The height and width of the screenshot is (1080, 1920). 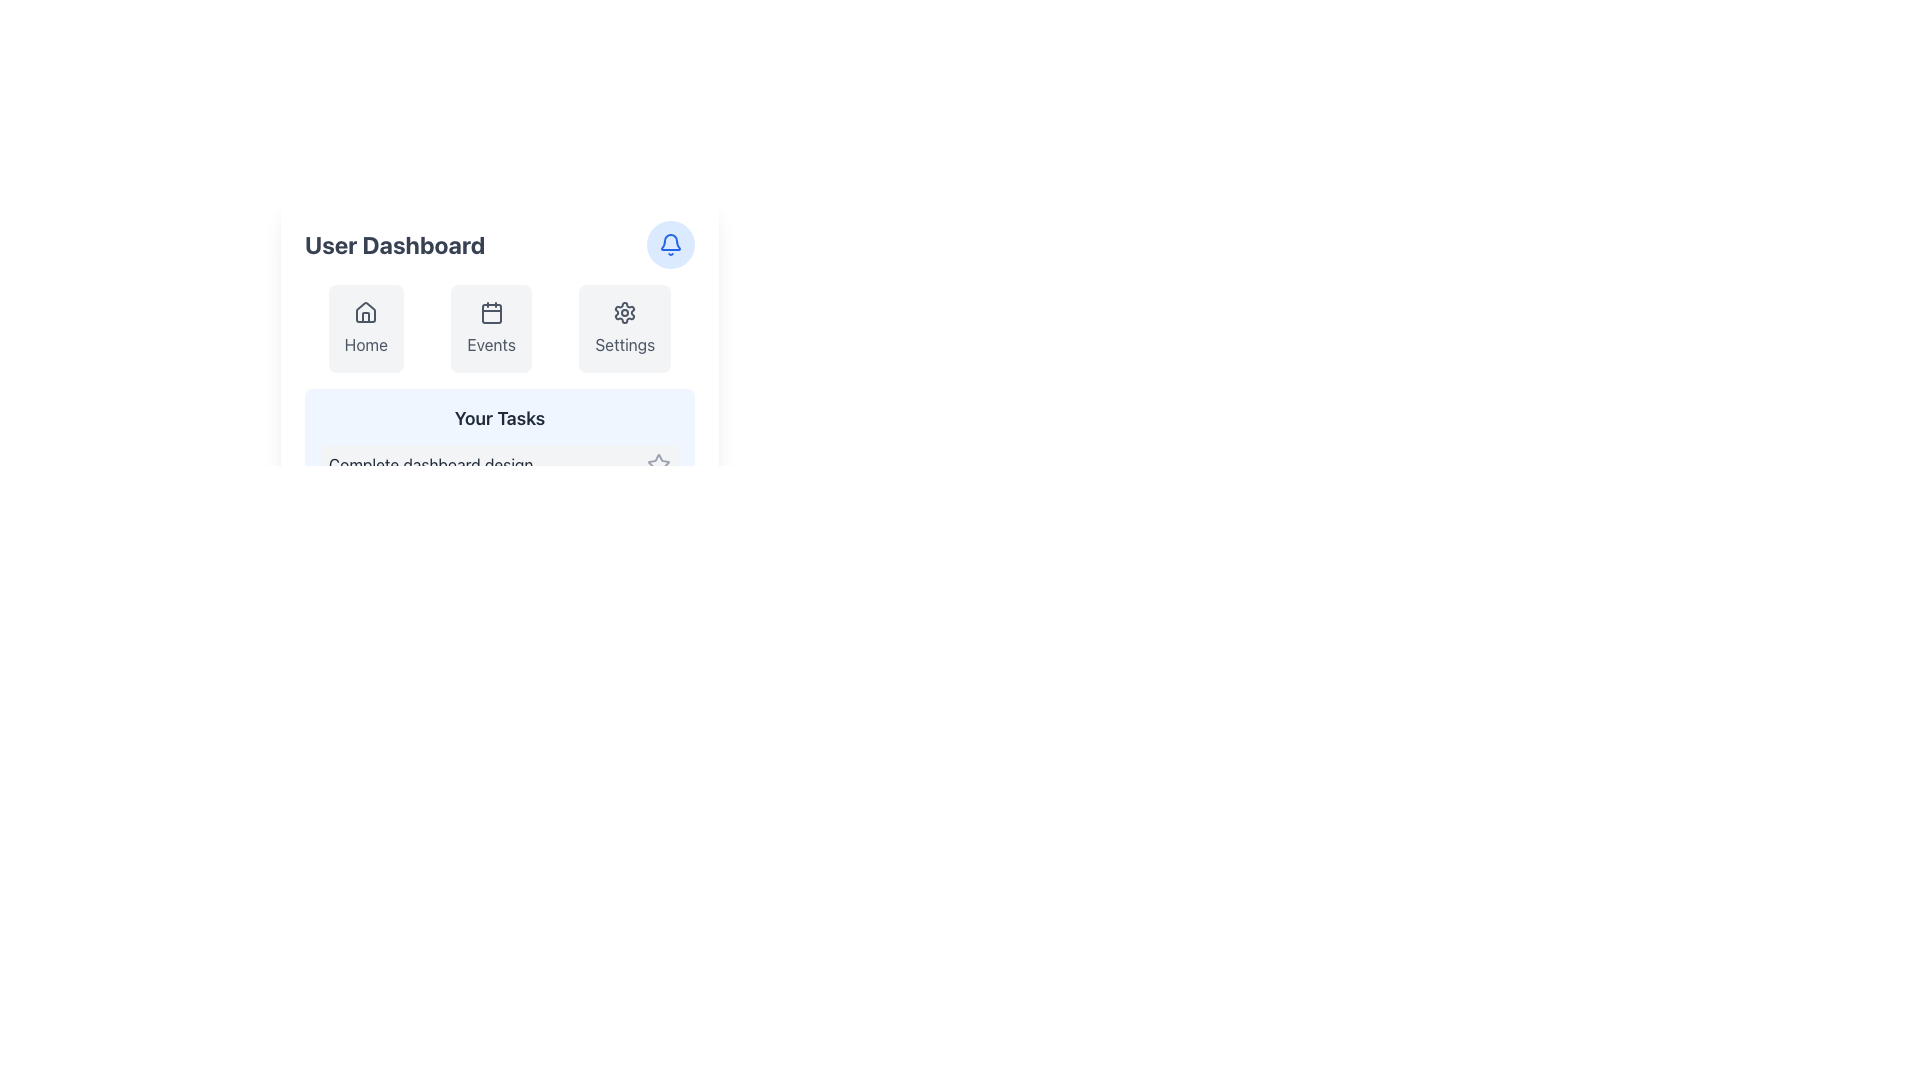 What do you see at coordinates (658, 465) in the screenshot?
I see `the star icon located towards the right end of the 'Complete dashboard design' task item to mark it as important or favorite` at bounding box center [658, 465].